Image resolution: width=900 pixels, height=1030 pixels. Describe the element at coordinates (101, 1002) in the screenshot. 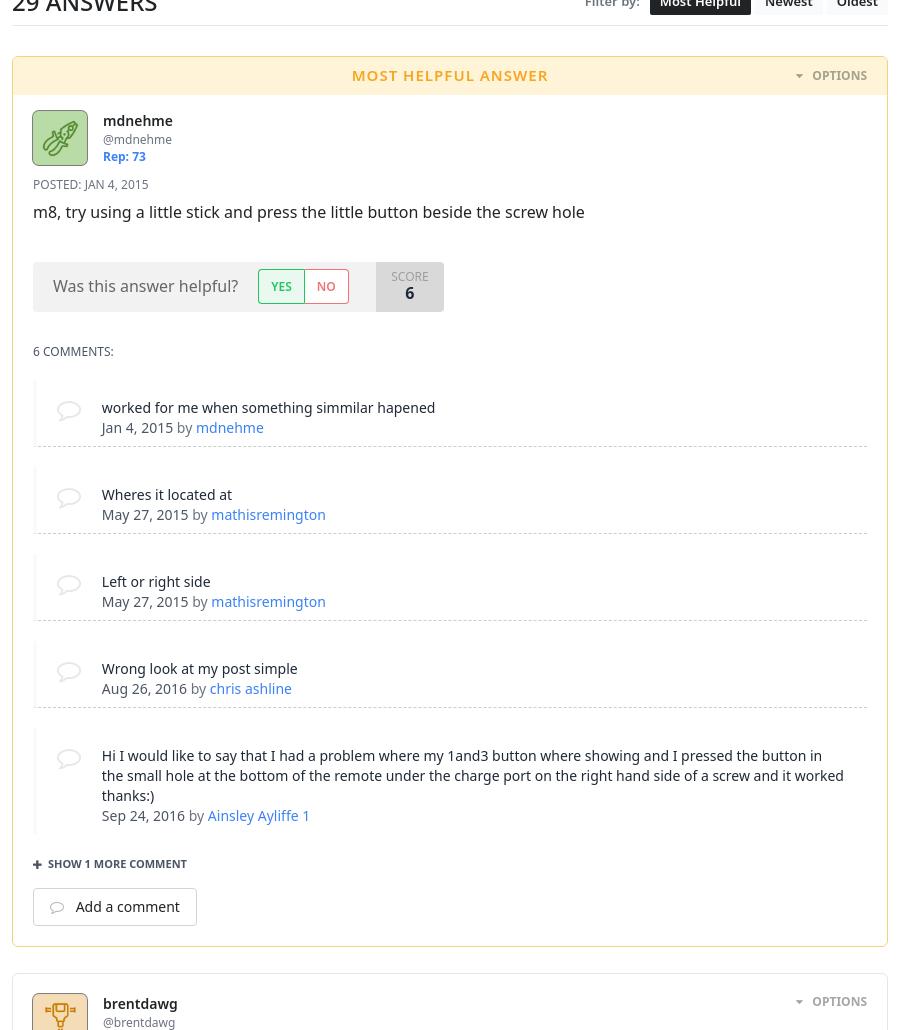

I see `'brentdawg'` at that location.